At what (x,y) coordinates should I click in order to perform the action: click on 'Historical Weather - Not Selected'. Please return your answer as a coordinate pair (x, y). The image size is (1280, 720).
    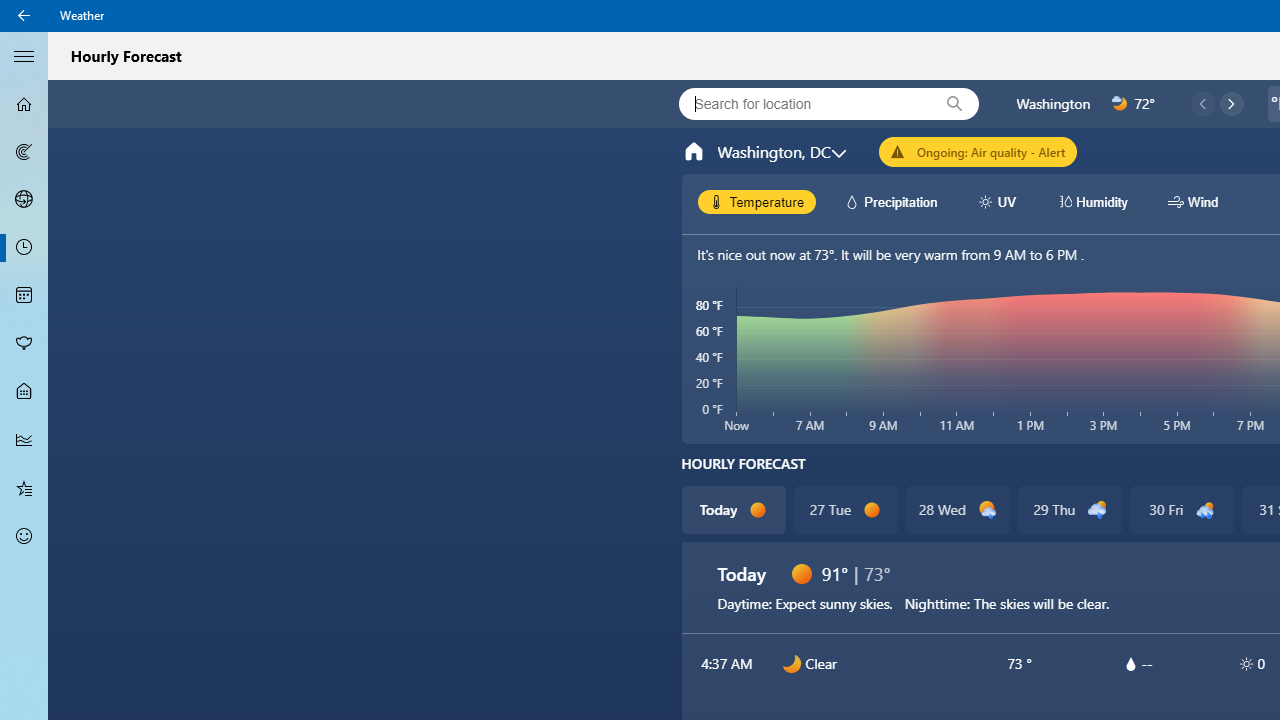
    Looking at the image, I should click on (24, 438).